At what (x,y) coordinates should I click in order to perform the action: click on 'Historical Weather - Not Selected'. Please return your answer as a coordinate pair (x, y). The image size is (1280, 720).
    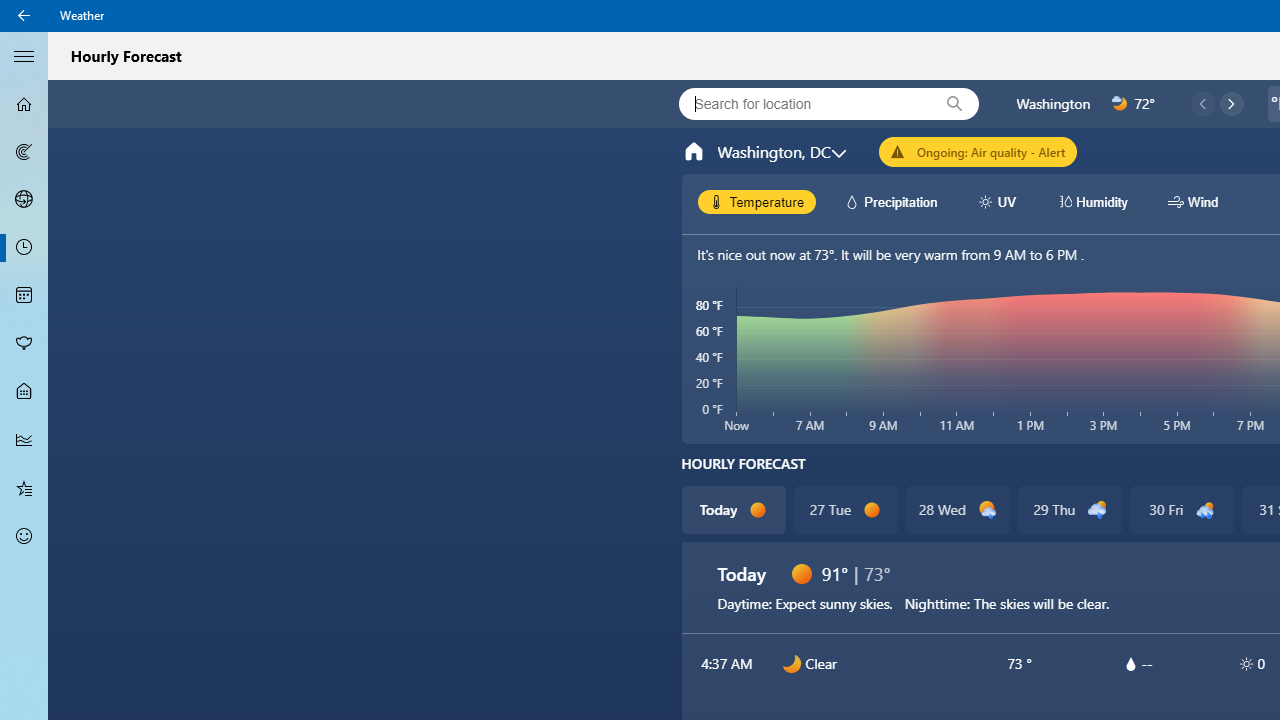
    Looking at the image, I should click on (24, 438).